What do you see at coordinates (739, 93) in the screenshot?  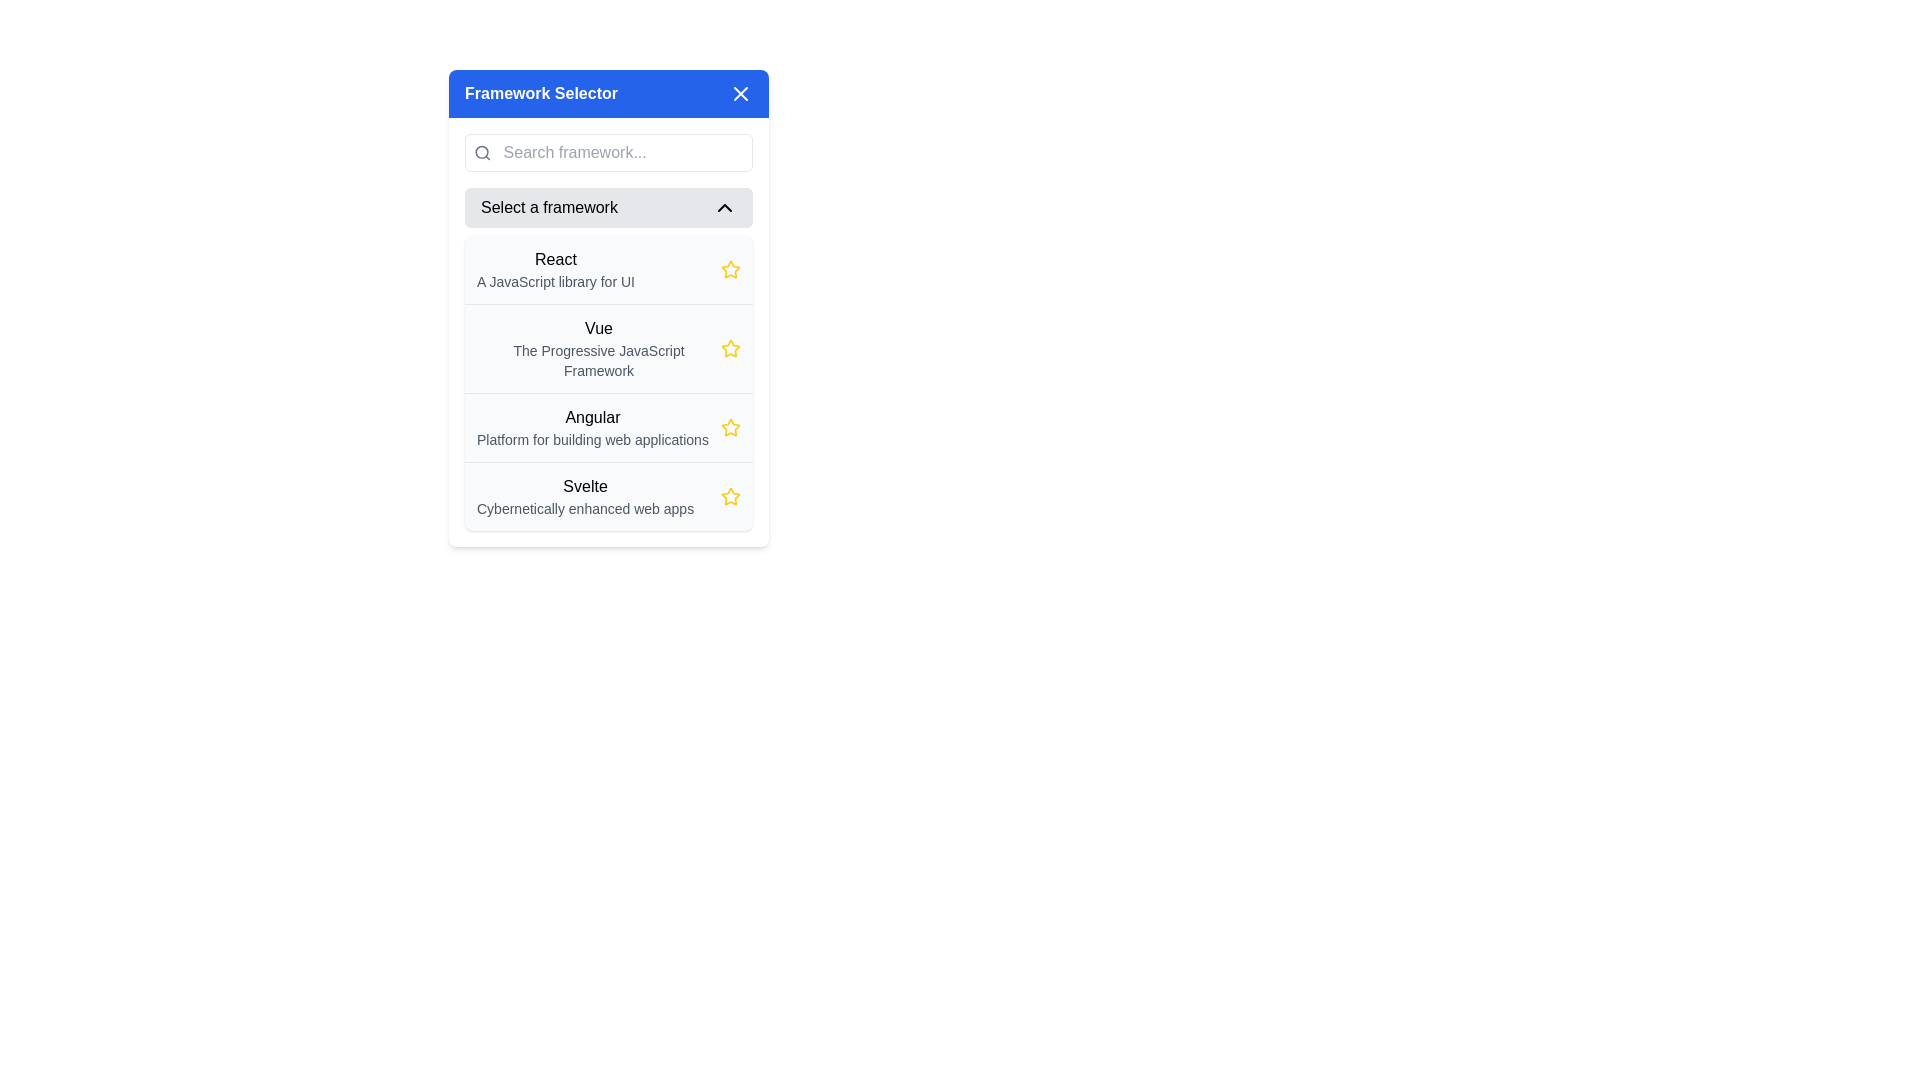 I see `the 'X' icon button located in the top-right corner of the blue header bar` at bounding box center [739, 93].